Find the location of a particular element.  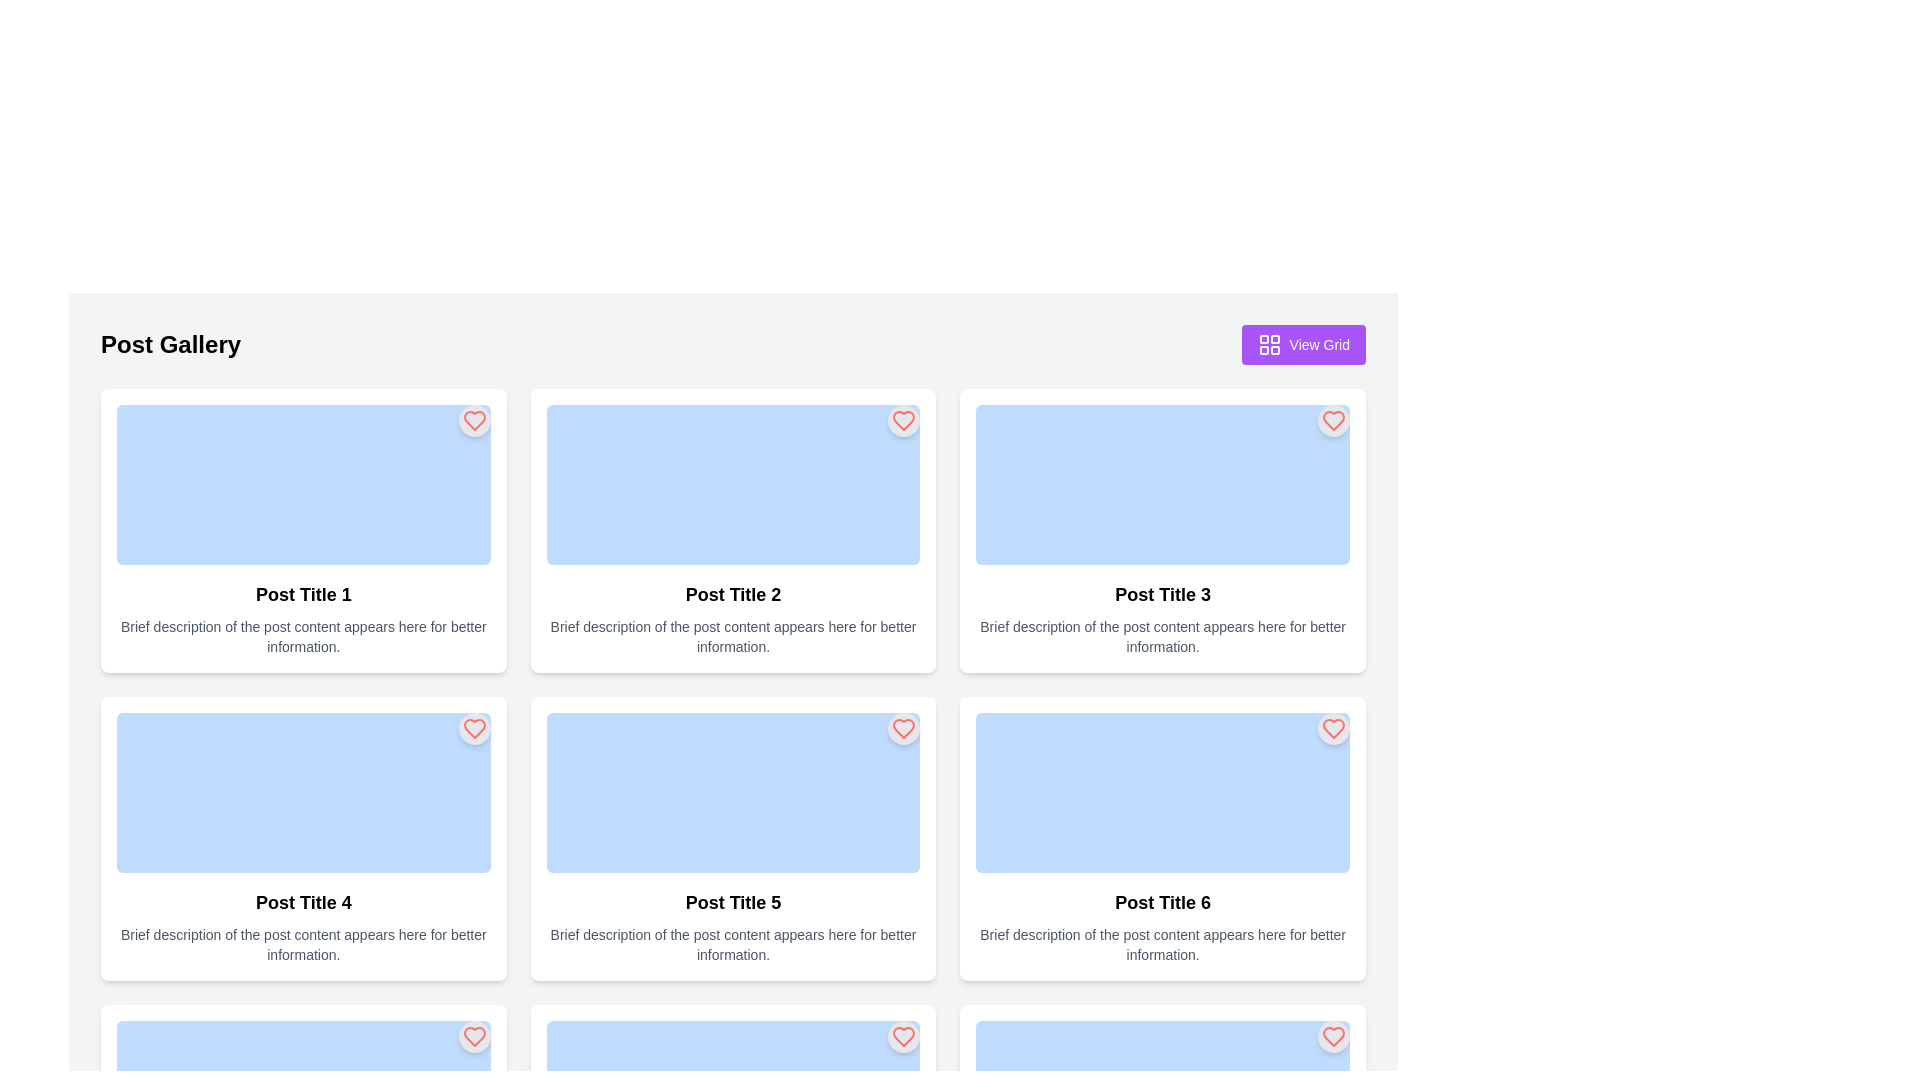

the heart-shaped button located at the top-right corner of the card titled 'Post Title 9', which has a gray background and a red-colored heart is located at coordinates (1334, 1036).